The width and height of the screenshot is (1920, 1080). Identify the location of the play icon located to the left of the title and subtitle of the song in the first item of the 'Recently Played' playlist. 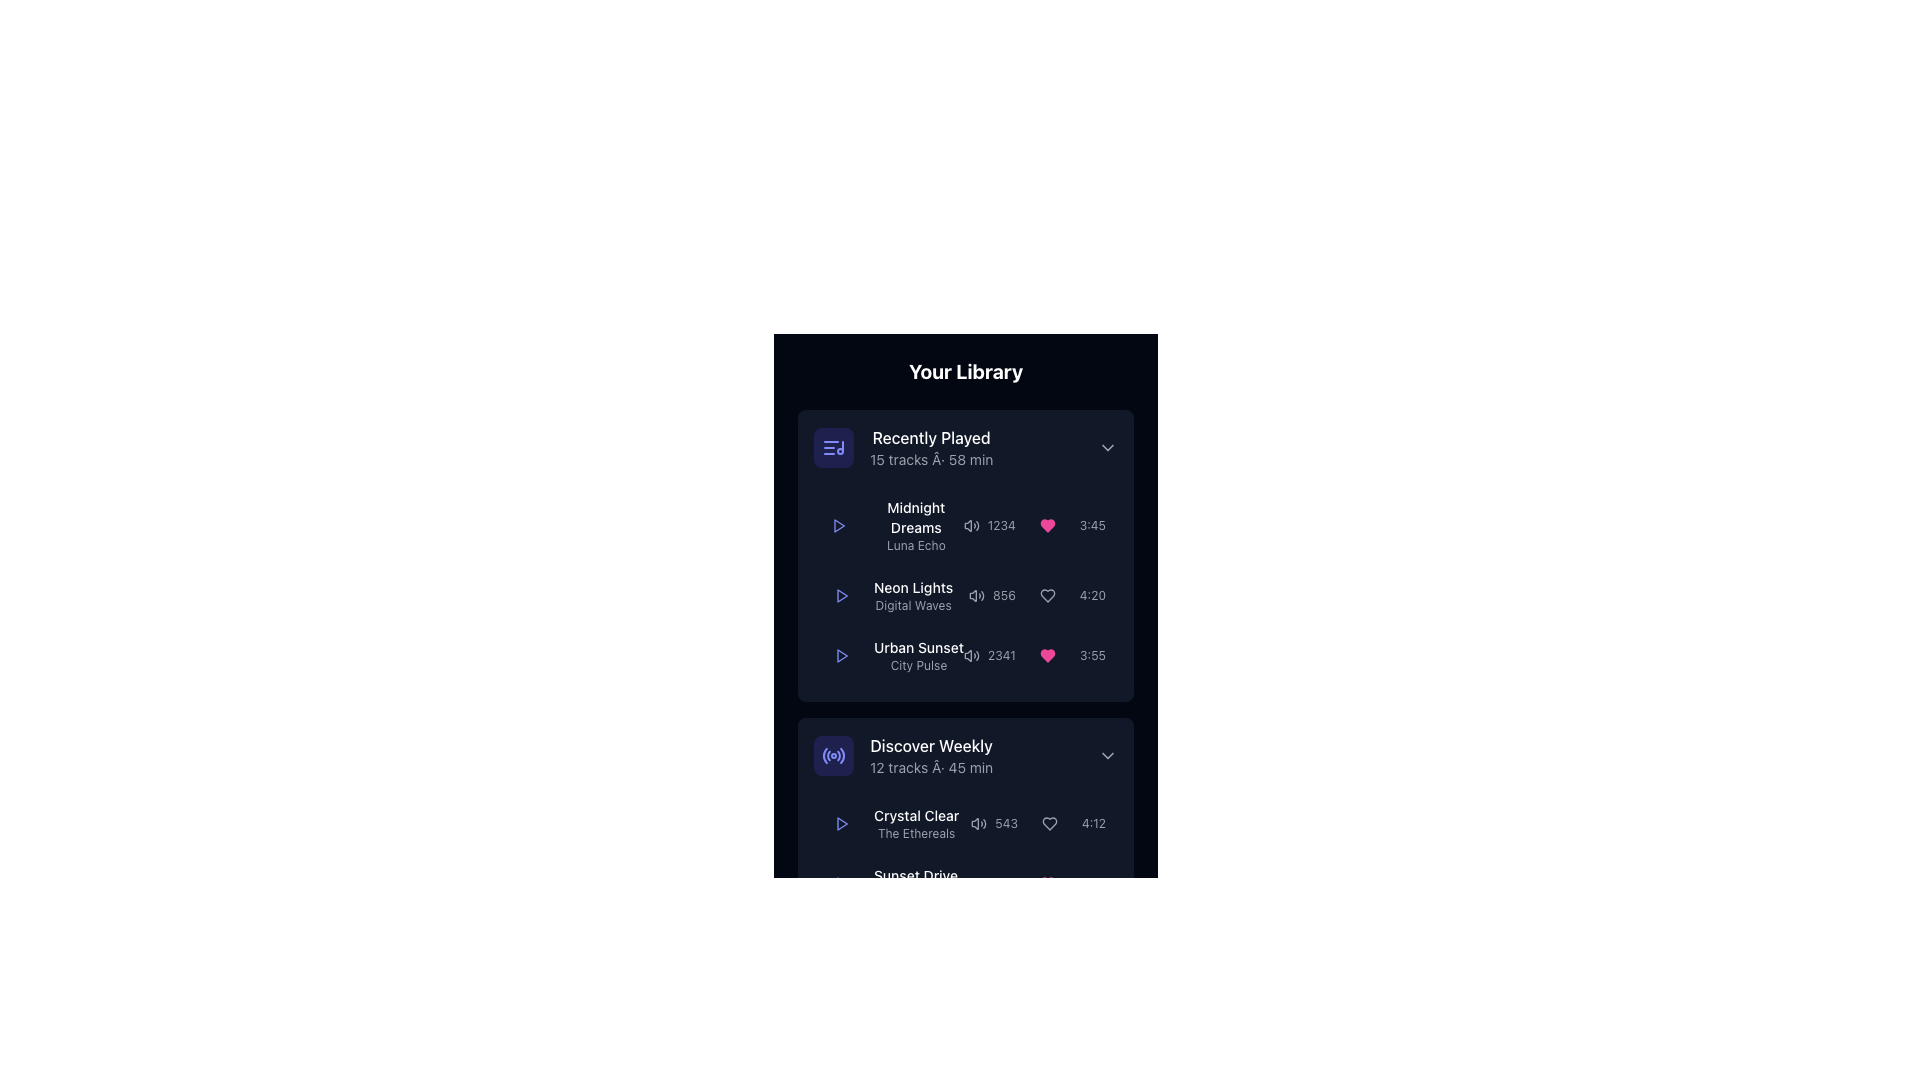
(893, 524).